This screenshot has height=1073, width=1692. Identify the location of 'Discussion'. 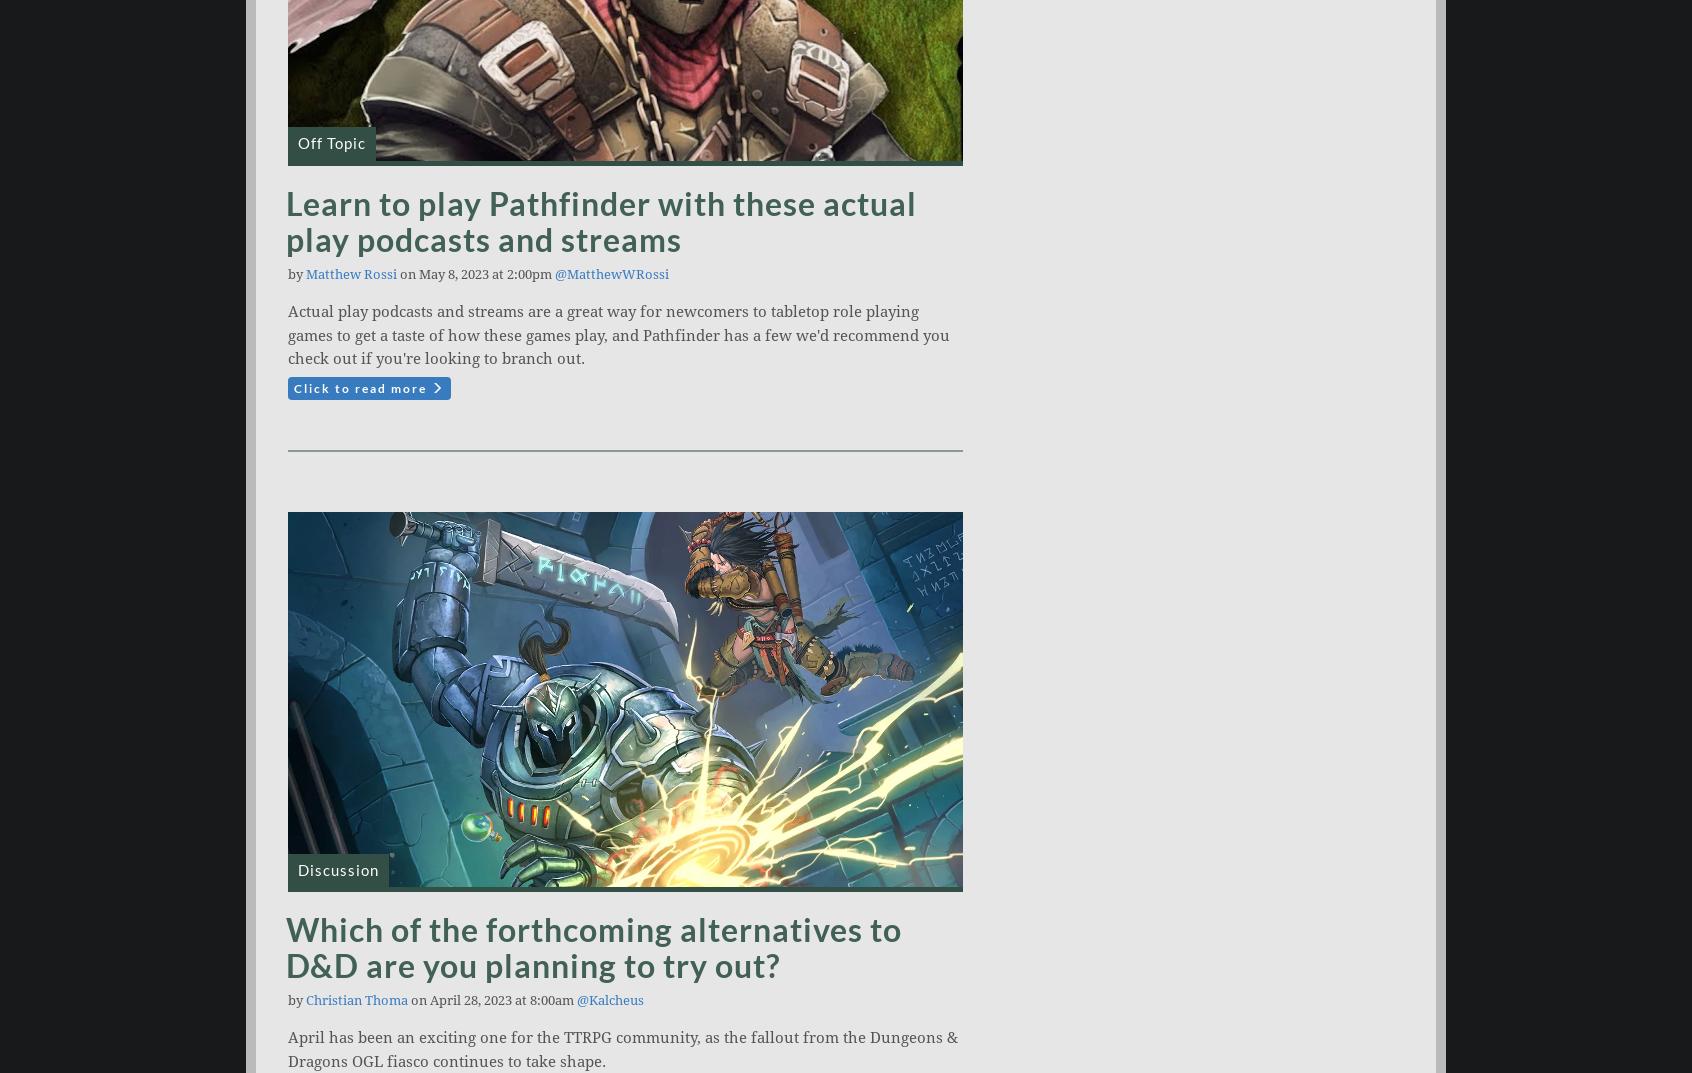
(337, 868).